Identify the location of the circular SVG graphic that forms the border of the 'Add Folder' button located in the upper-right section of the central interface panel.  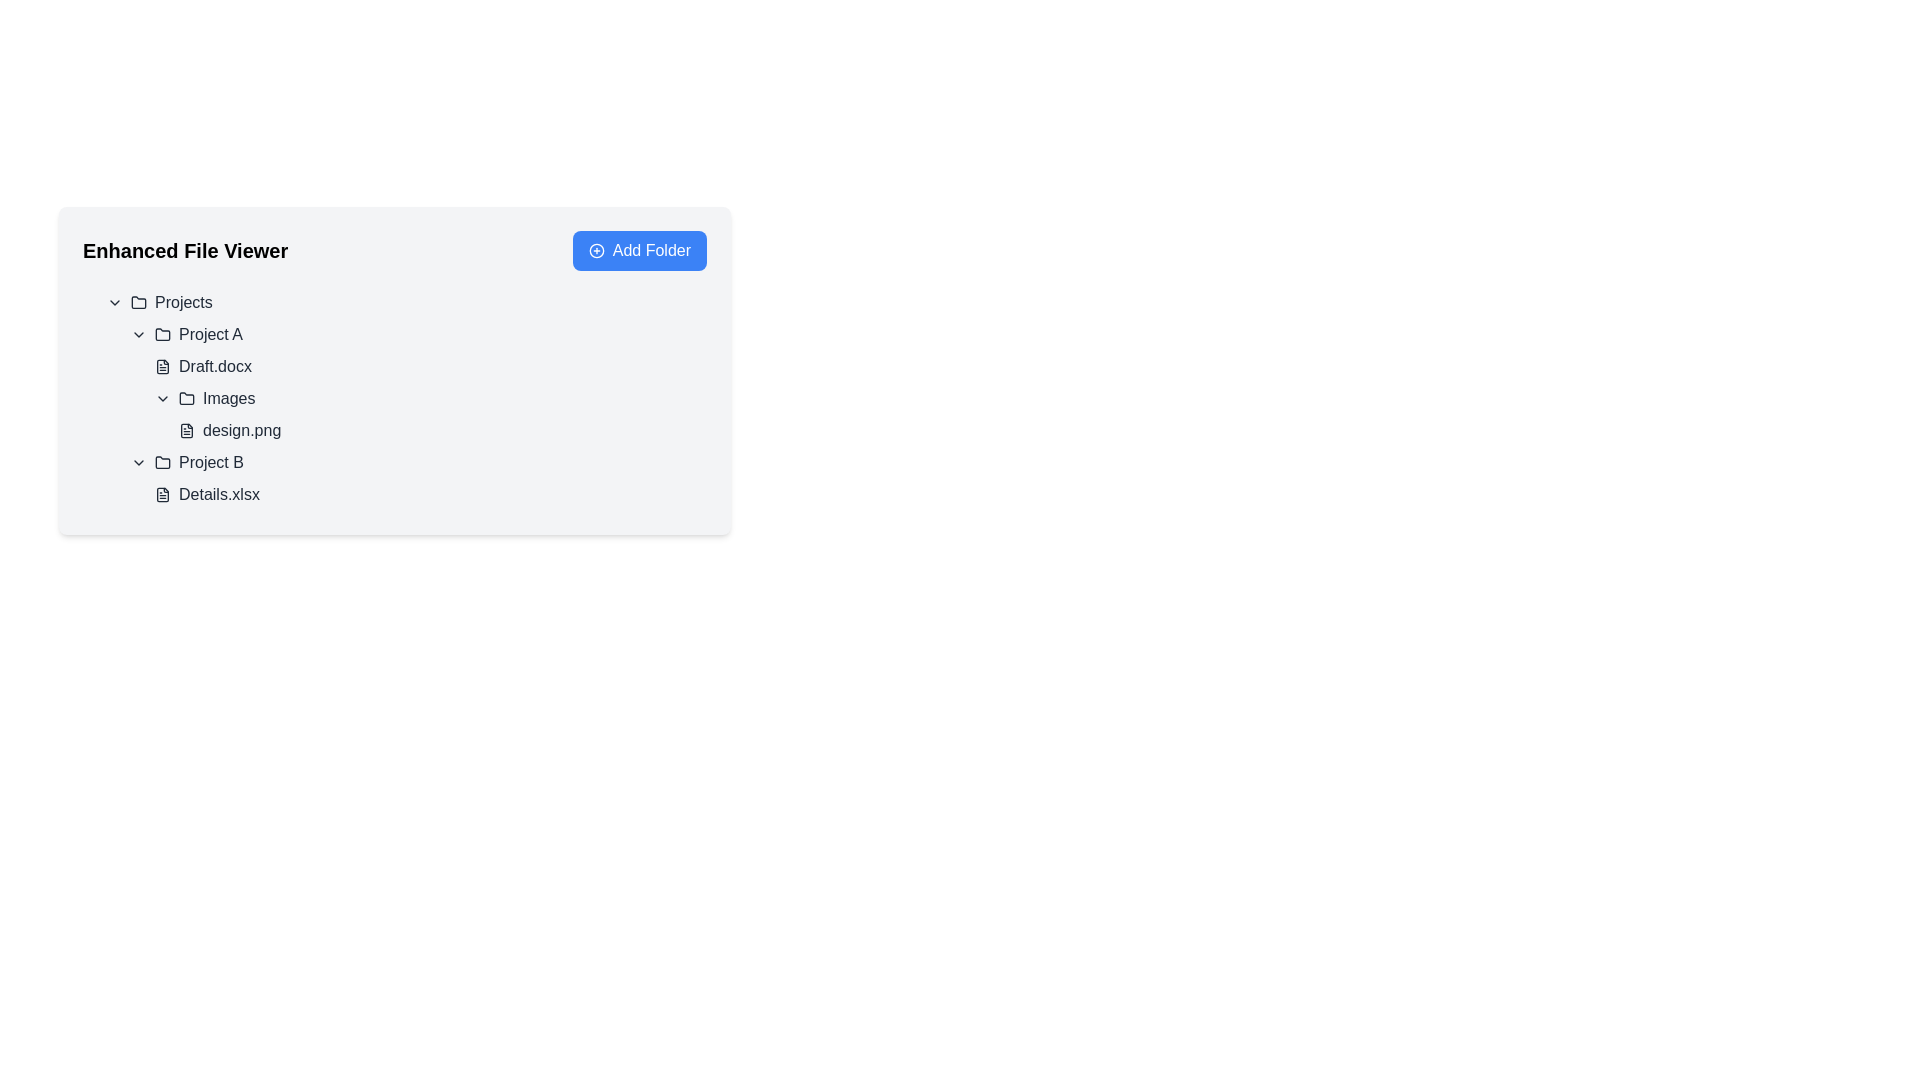
(595, 249).